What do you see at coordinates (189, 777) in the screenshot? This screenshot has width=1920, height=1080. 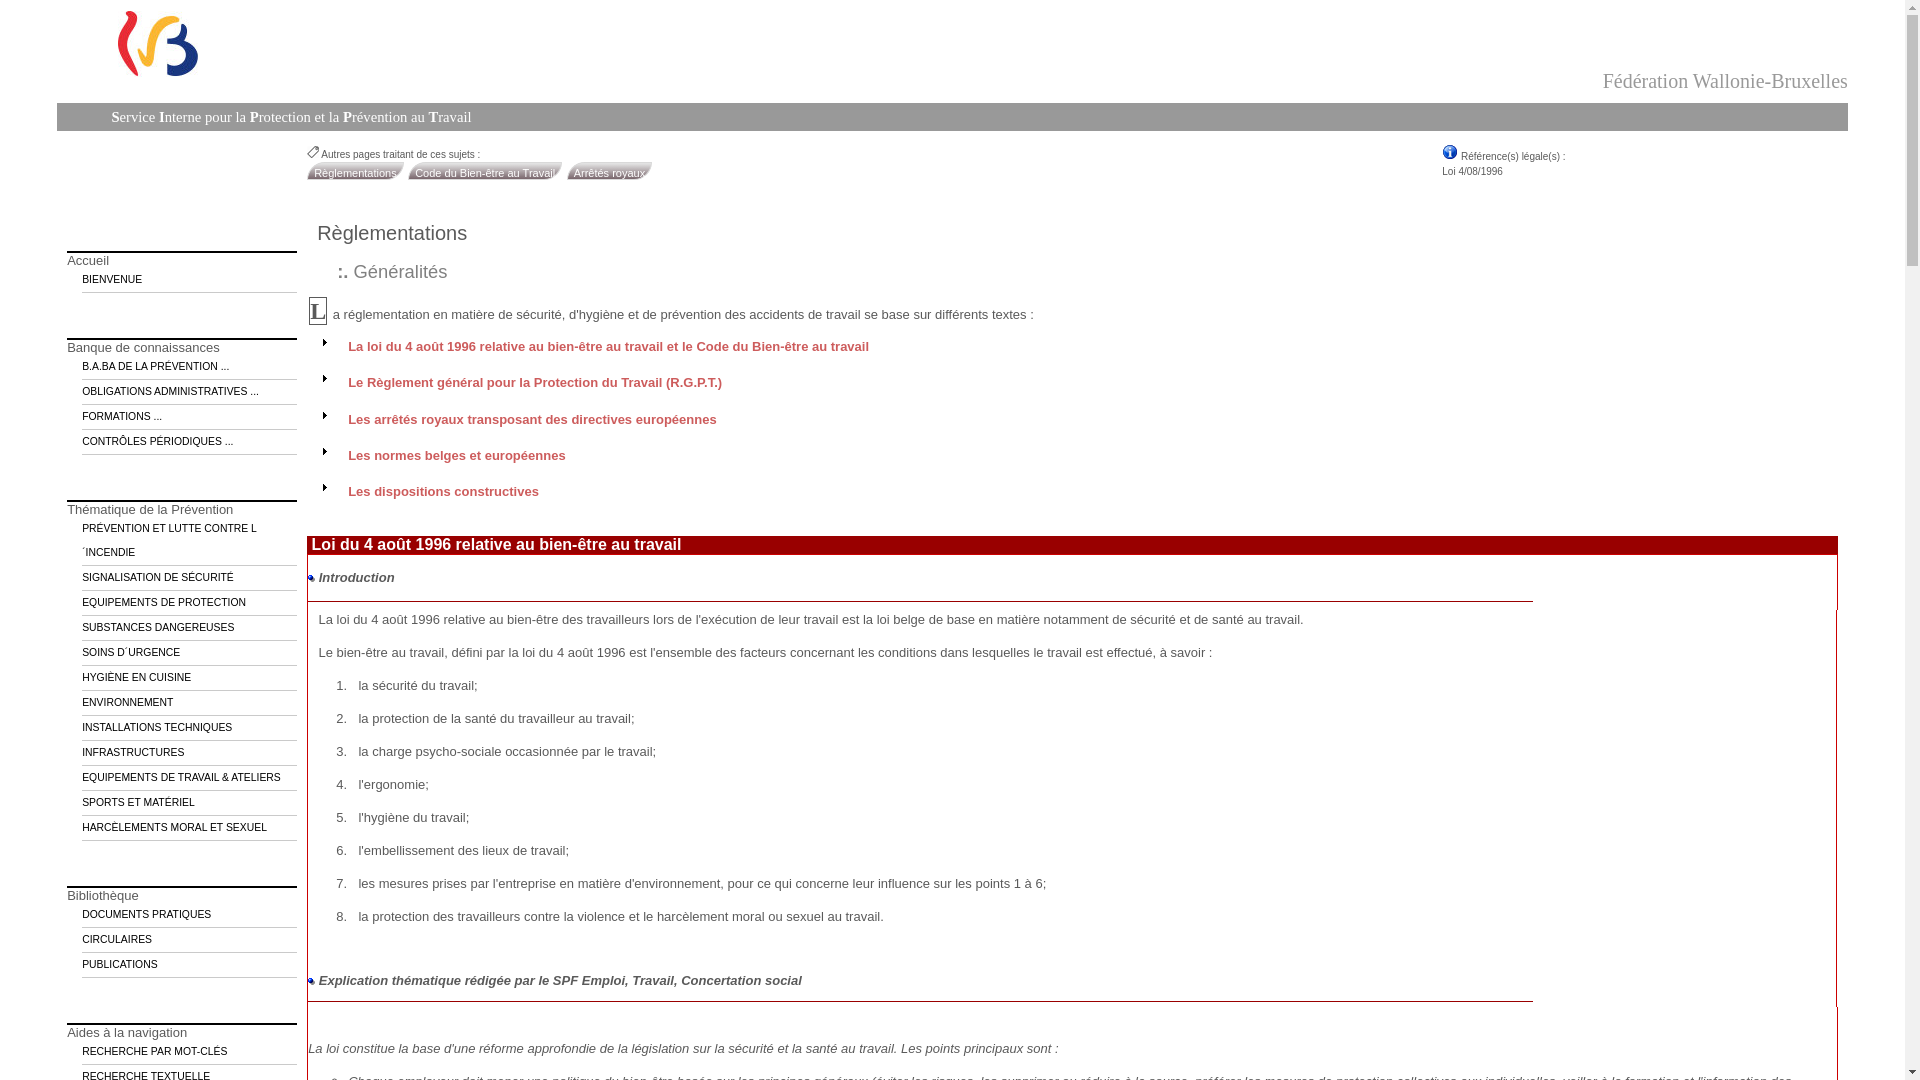 I see `'EQUIPEMENTS DE TRAVAIL & ATELIERS'` at bounding box center [189, 777].